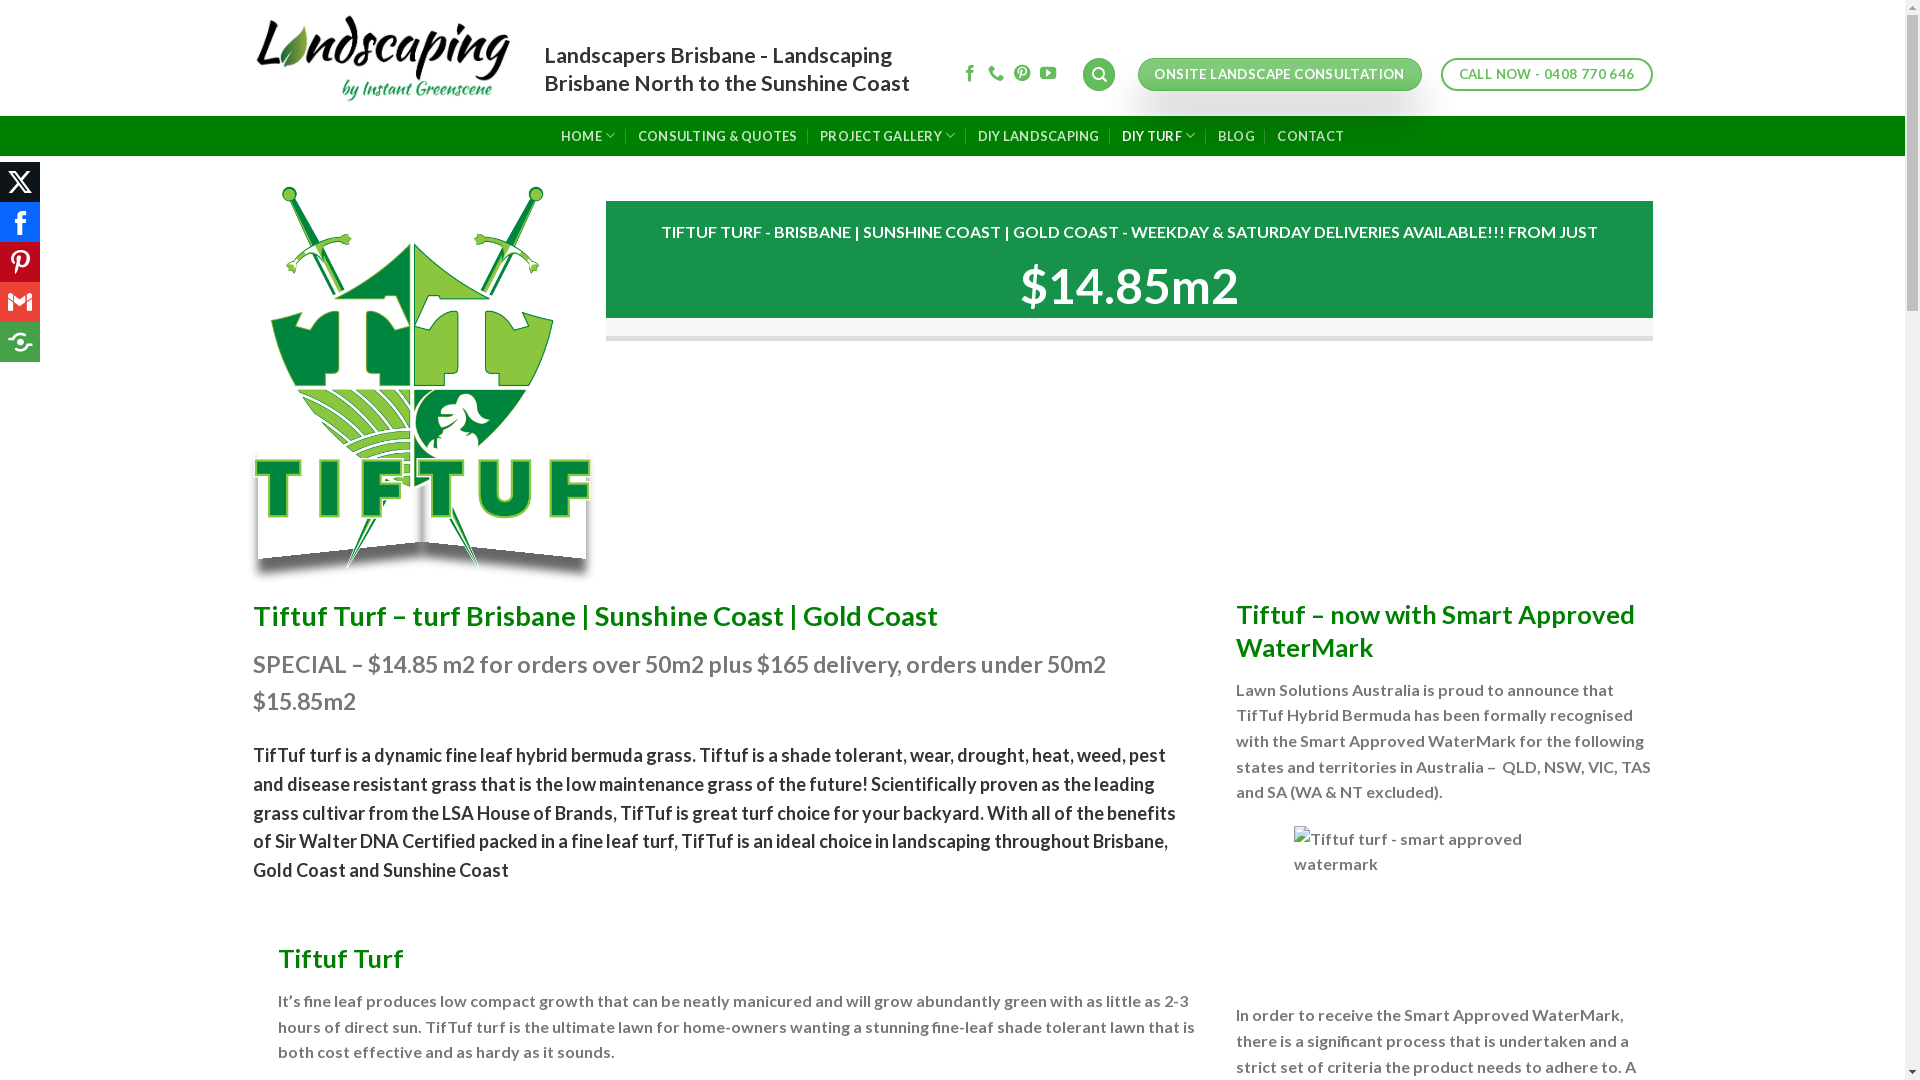  I want to click on 'CONSULTING & QUOTES', so click(718, 135).